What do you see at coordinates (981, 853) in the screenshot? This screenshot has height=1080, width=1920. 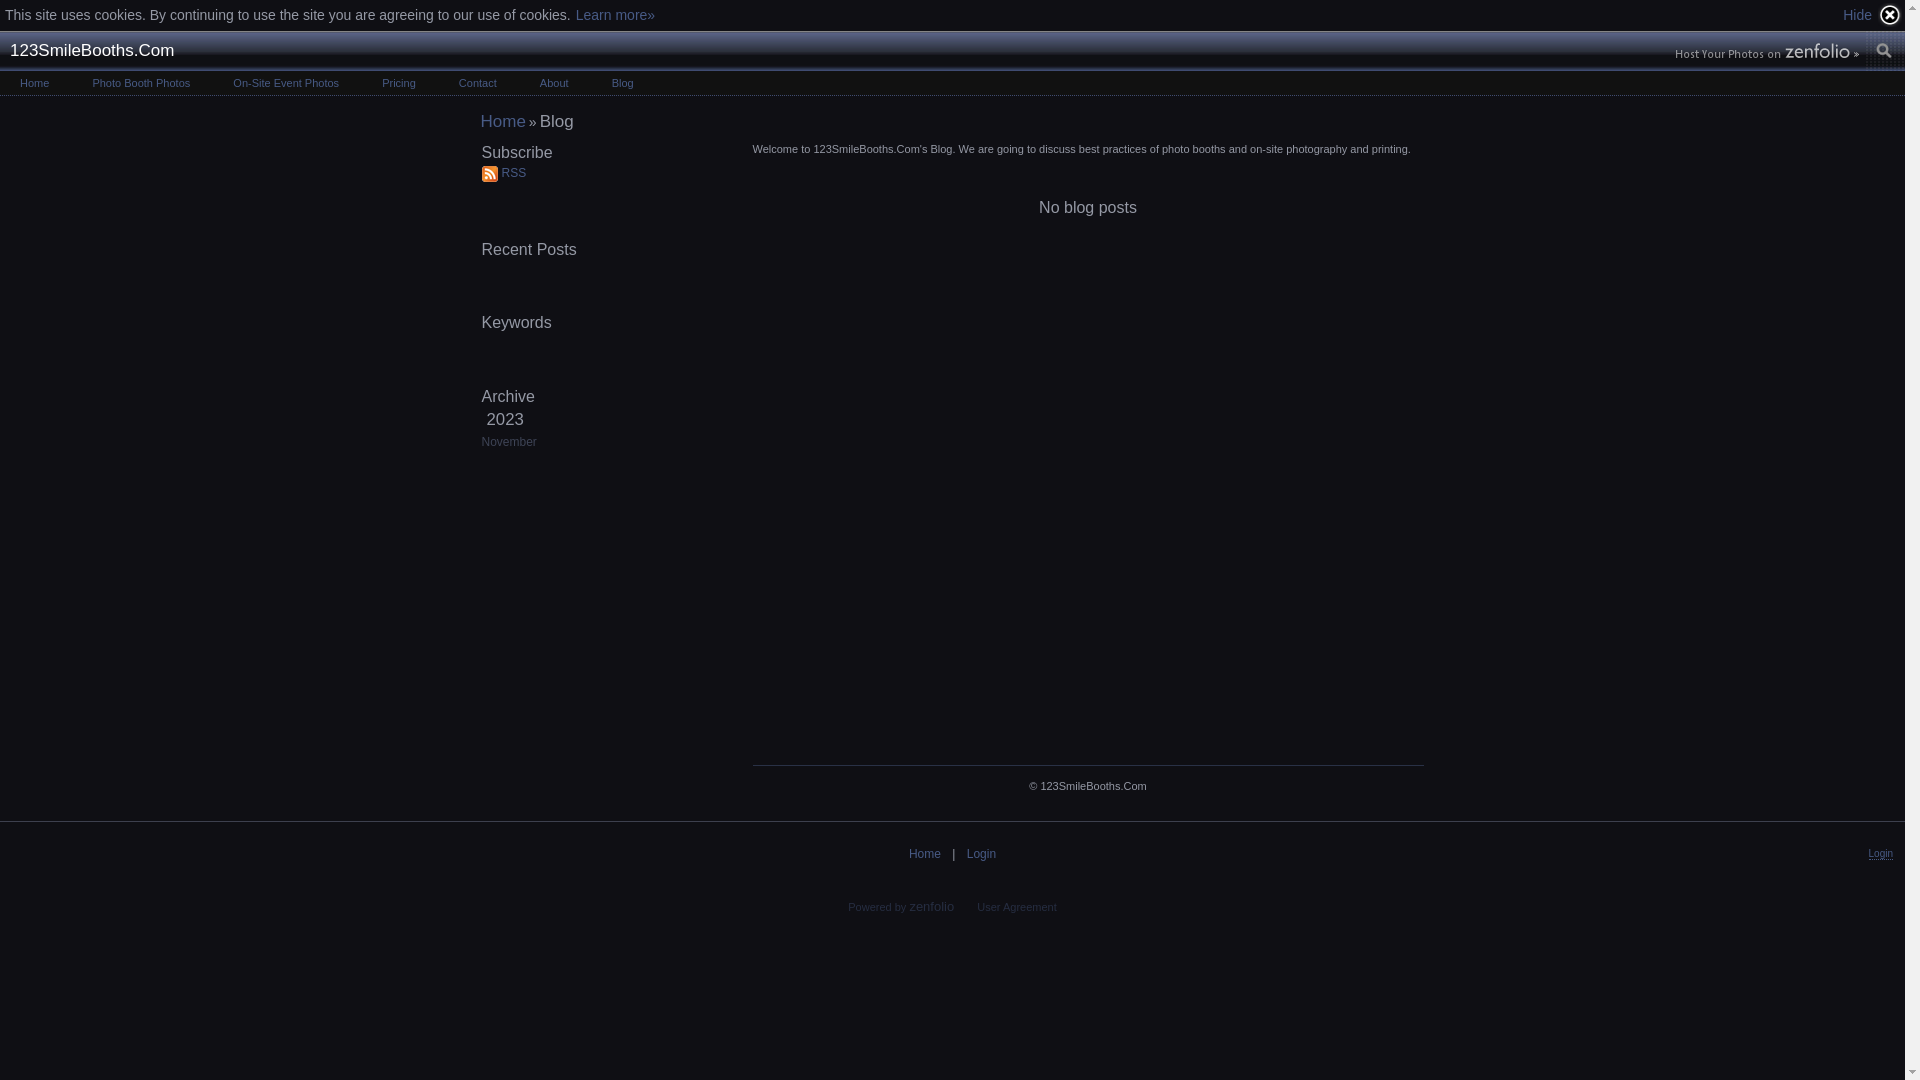 I see `'Login'` at bounding box center [981, 853].